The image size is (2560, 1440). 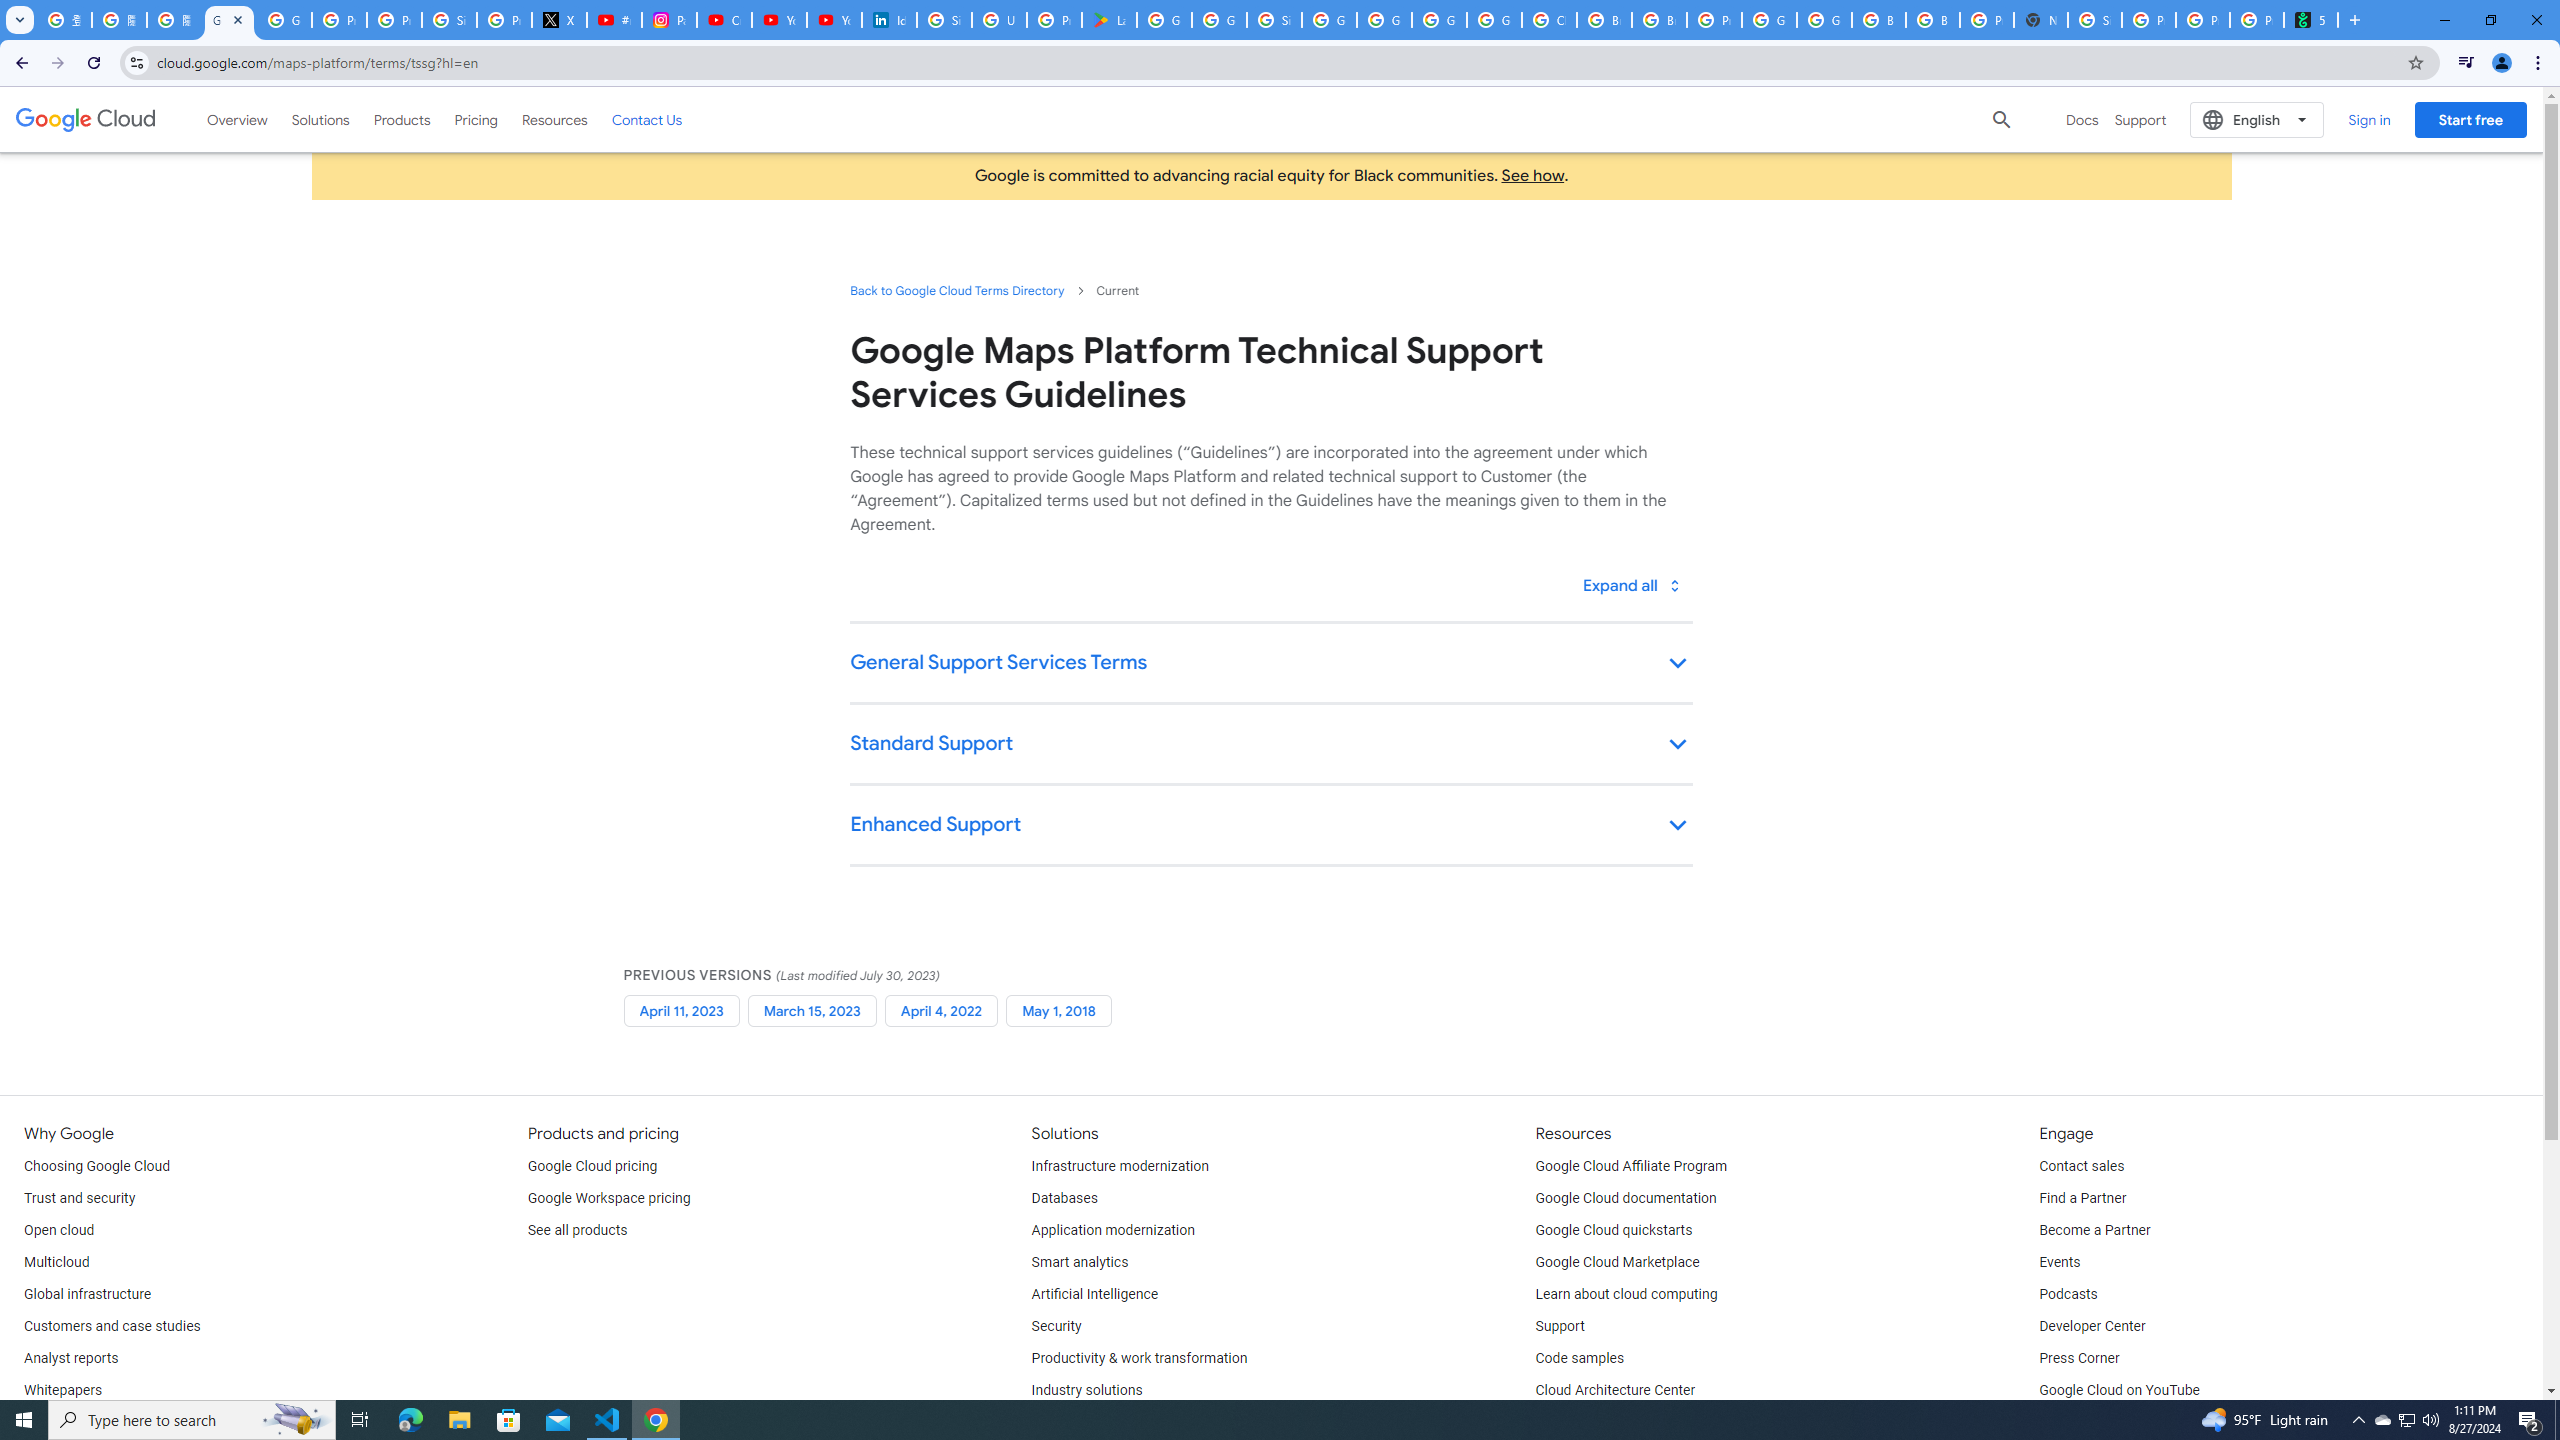 What do you see at coordinates (1080, 1261) in the screenshot?
I see `'Smart analytics'` at bounding box center [1080, 1261].